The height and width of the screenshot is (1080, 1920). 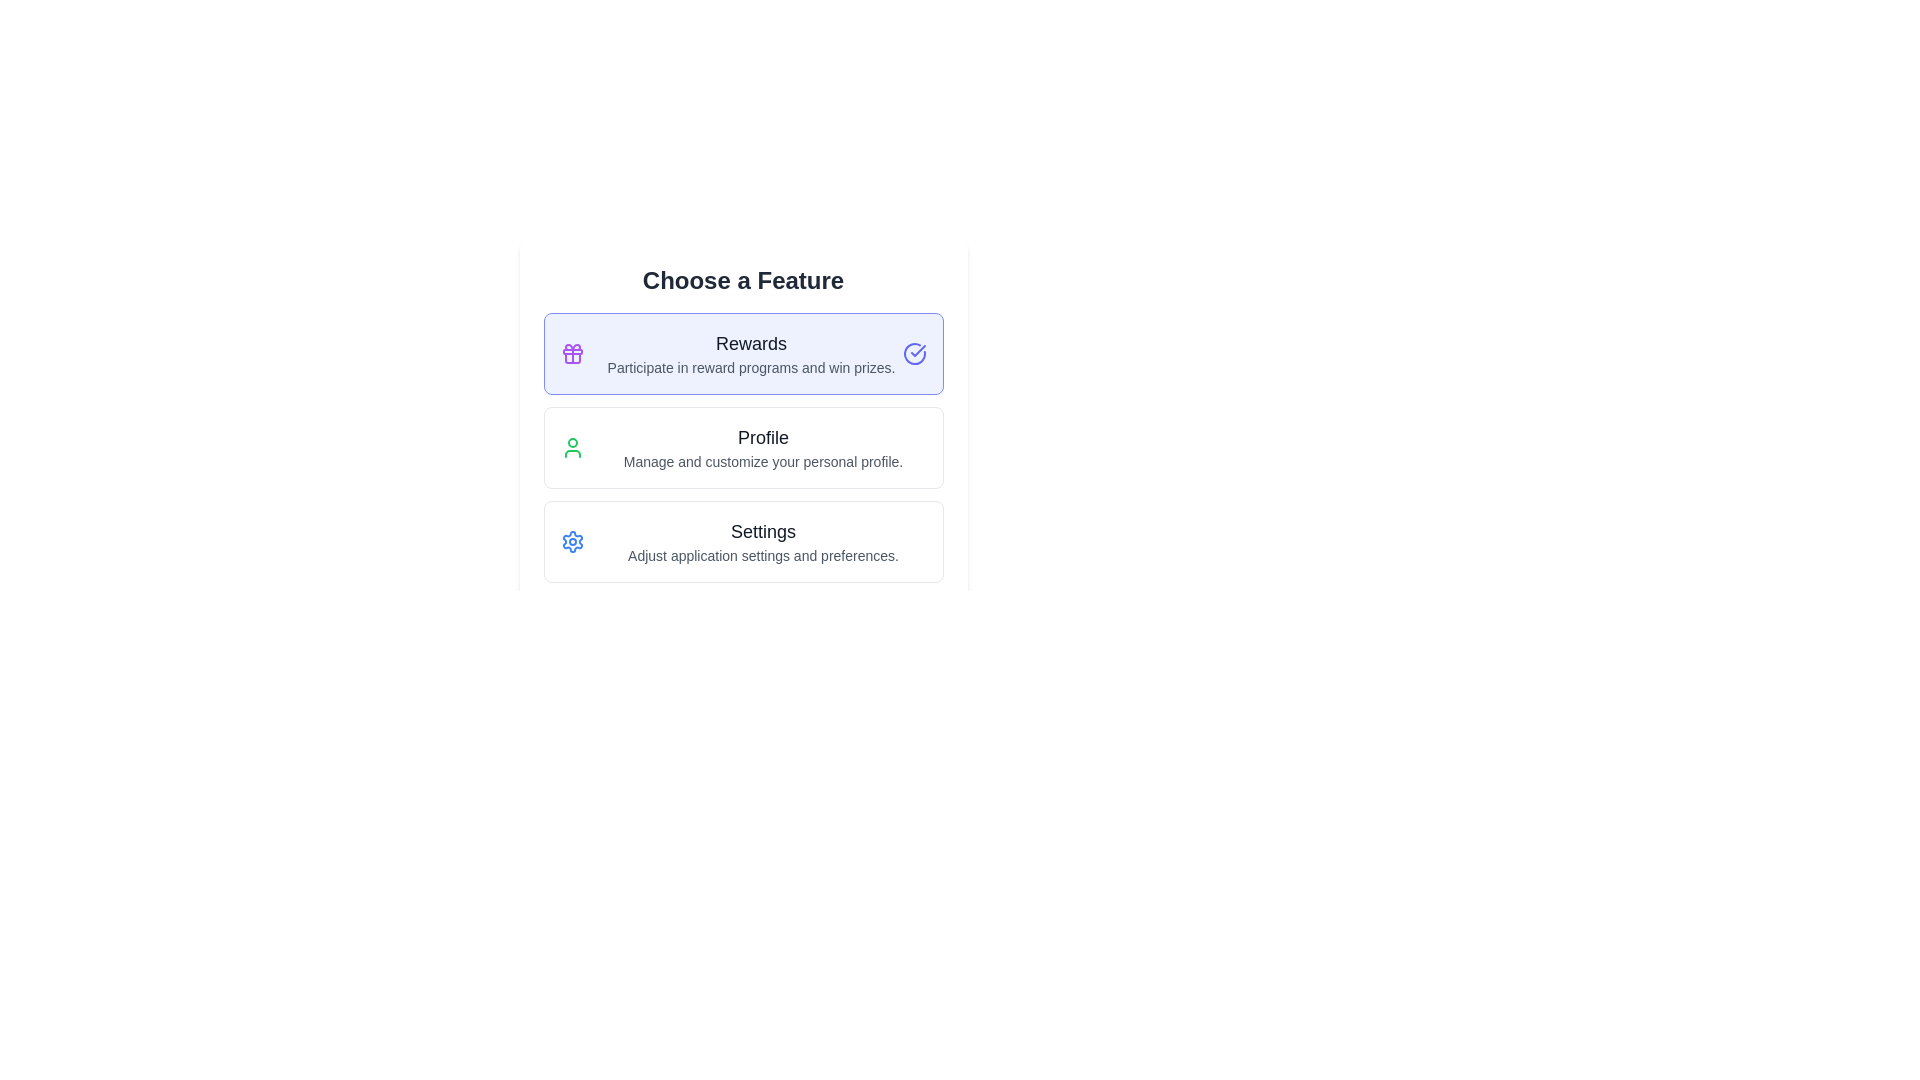 What do you see at coordinates (571, 353) in the screenshot?
I see `the small purple gift box icon located in the 'Rewards' section, which is outlined clearly and has a bow on top, positioned to the left of the text explaining the rewards program` at bounding box center [571, 353].